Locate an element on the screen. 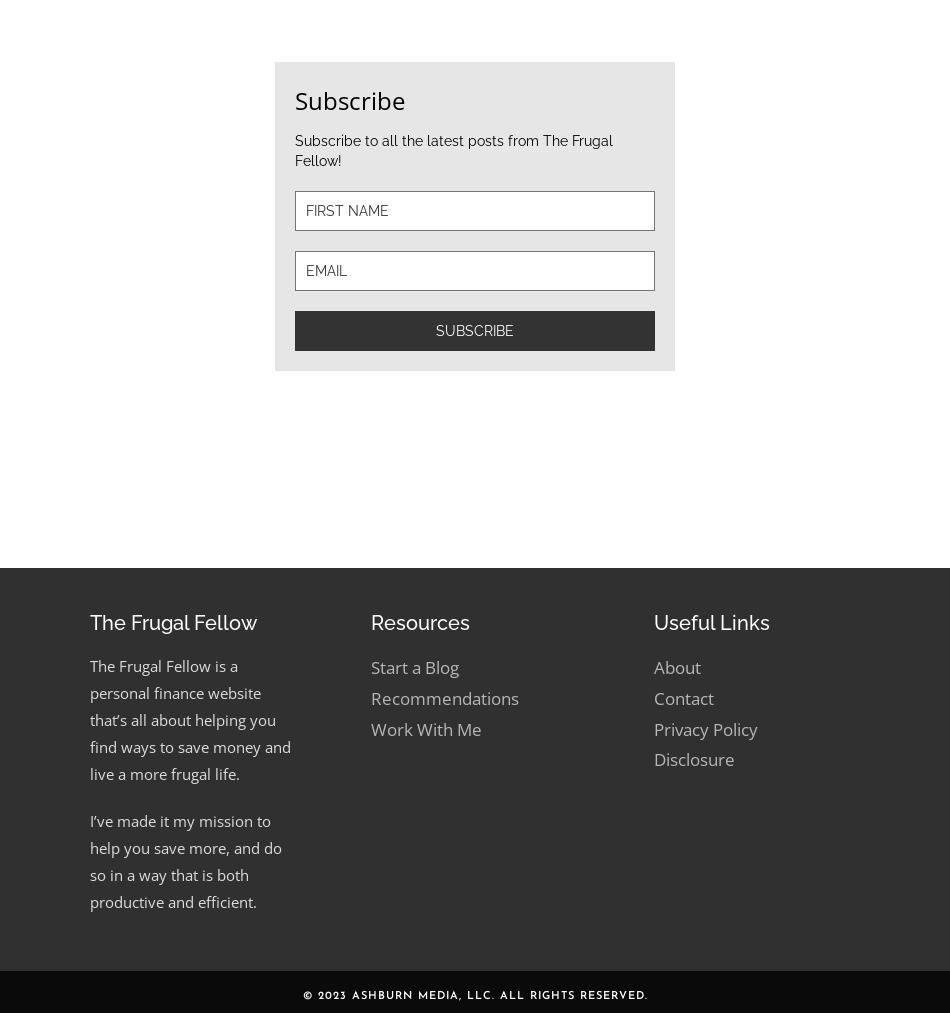 Image resolution: width=950 pixels, height=1013 pixels. 'June 20, 2018' is located at coordinates (482, 489).